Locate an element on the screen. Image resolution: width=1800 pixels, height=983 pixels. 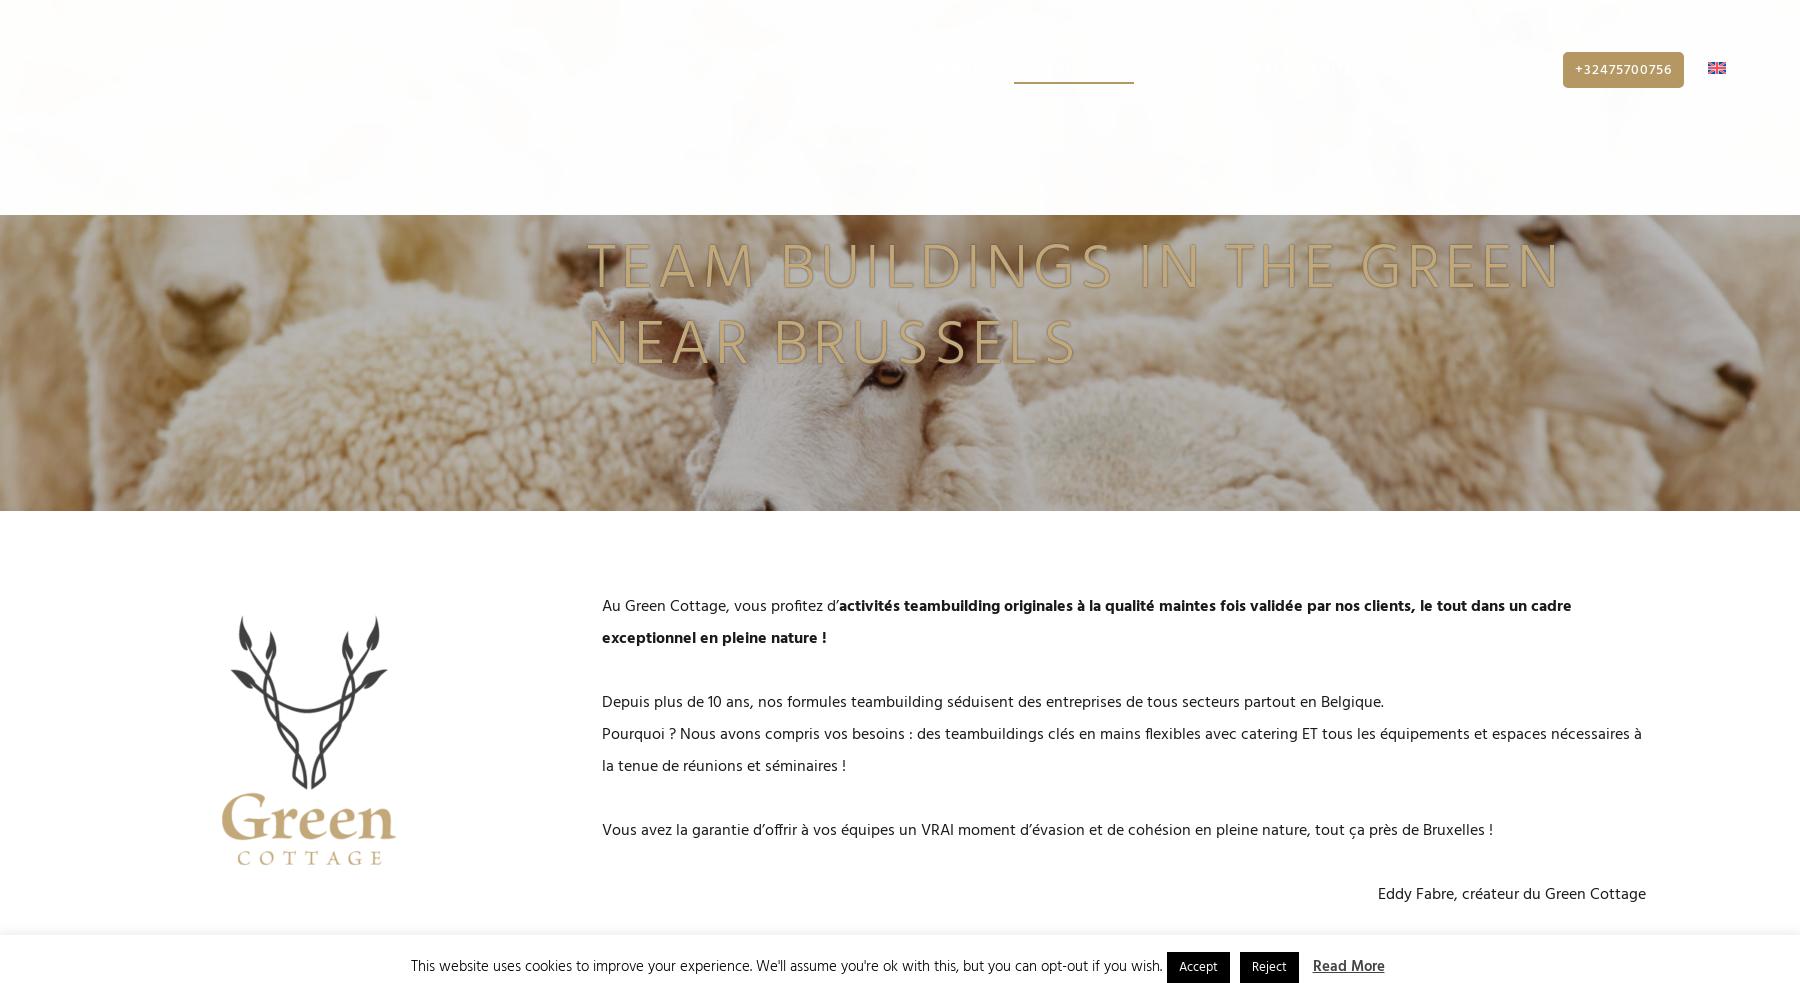
'Private' is located at coordinates (1509, 79).